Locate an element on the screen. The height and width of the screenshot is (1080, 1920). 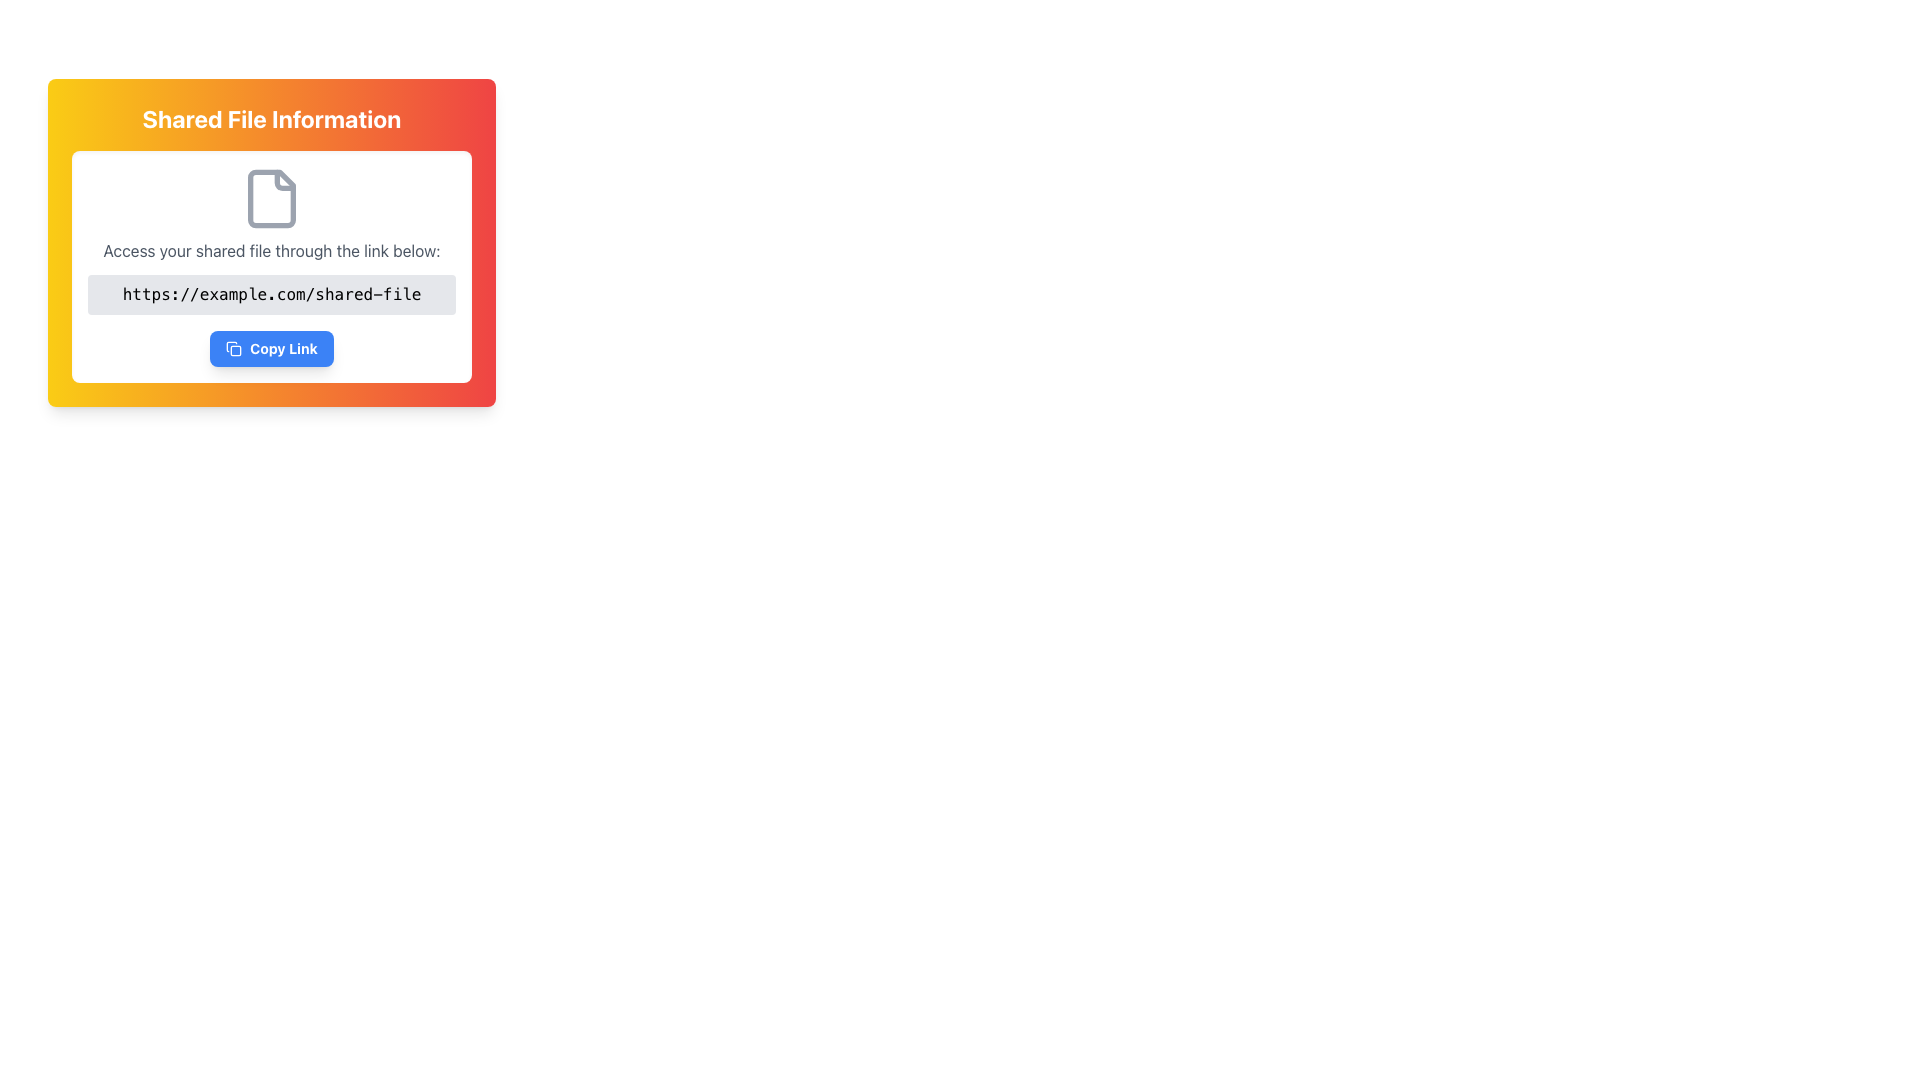
the decorative file icon located at the top center of the 'Shared File Information' card component is located at coordinates (271, 199).